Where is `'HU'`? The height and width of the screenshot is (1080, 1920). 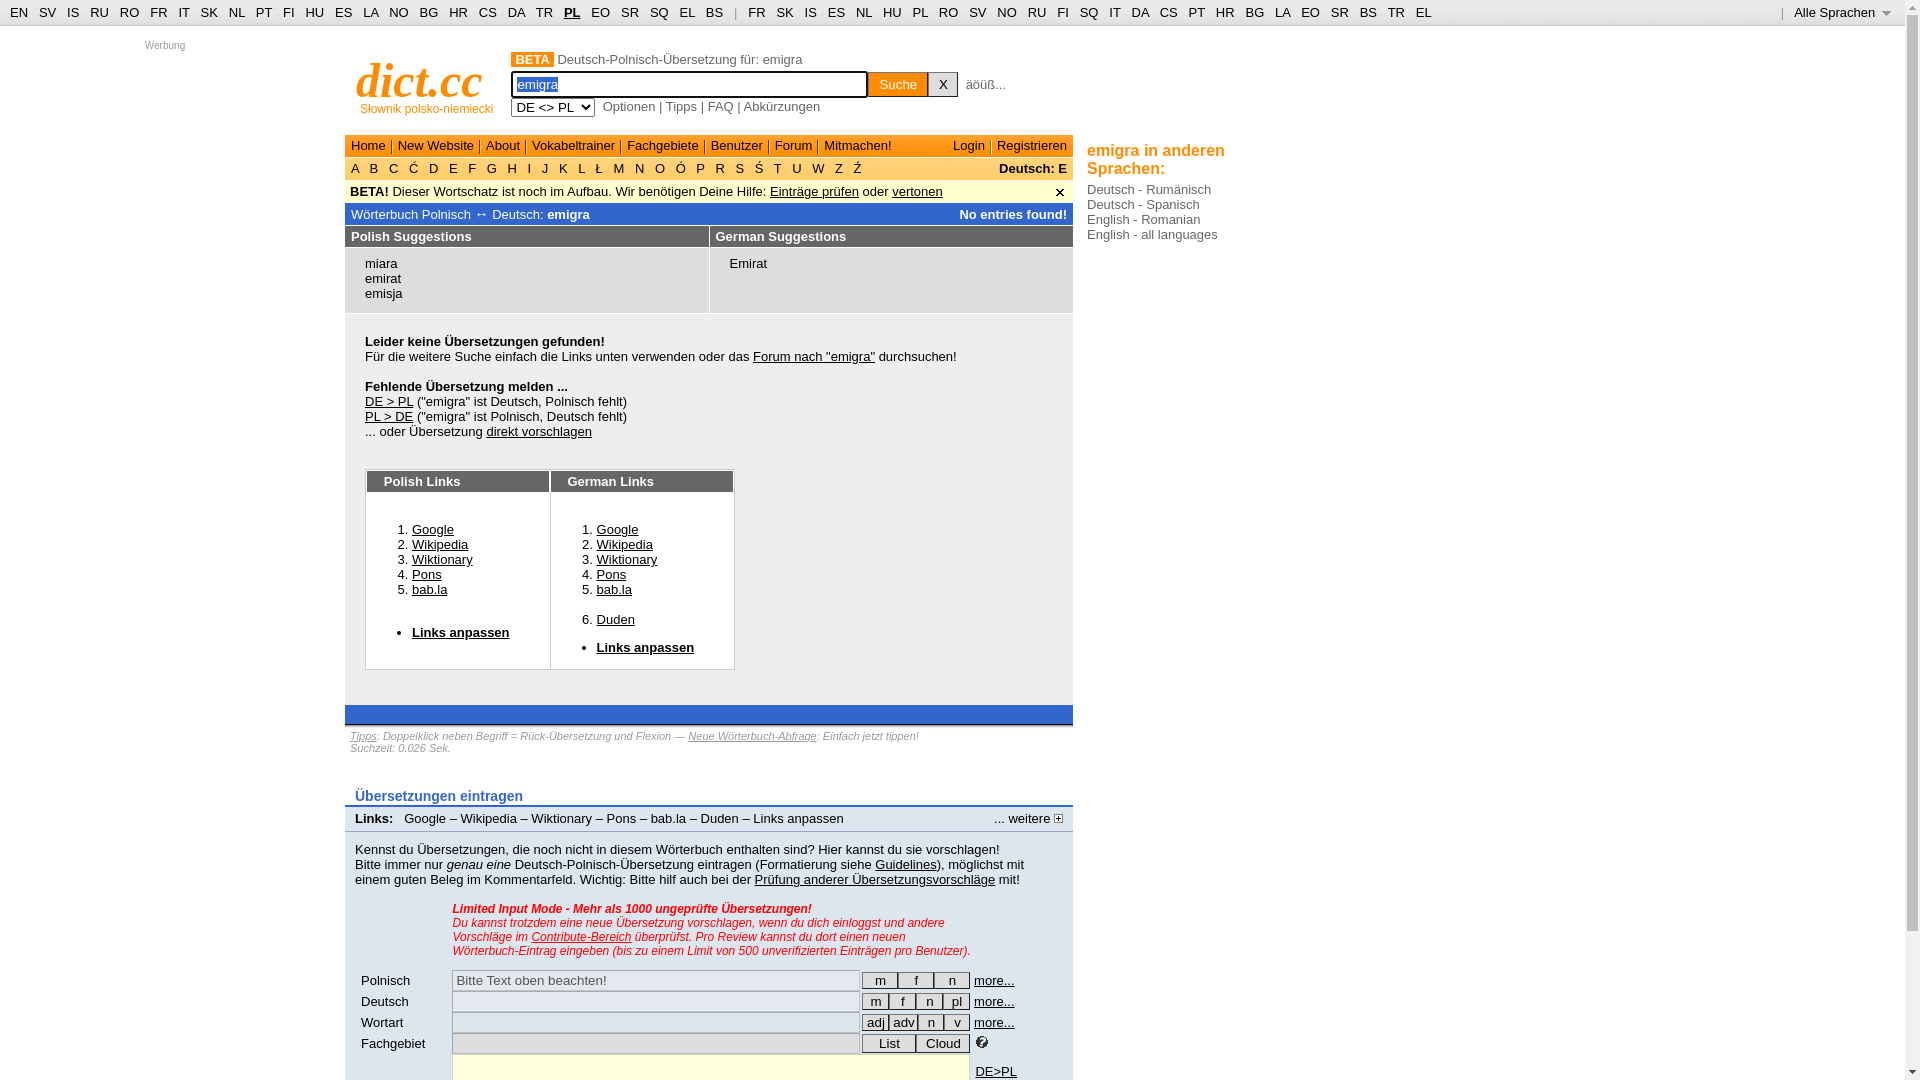 'HU' is located at coordinates (882, 12).